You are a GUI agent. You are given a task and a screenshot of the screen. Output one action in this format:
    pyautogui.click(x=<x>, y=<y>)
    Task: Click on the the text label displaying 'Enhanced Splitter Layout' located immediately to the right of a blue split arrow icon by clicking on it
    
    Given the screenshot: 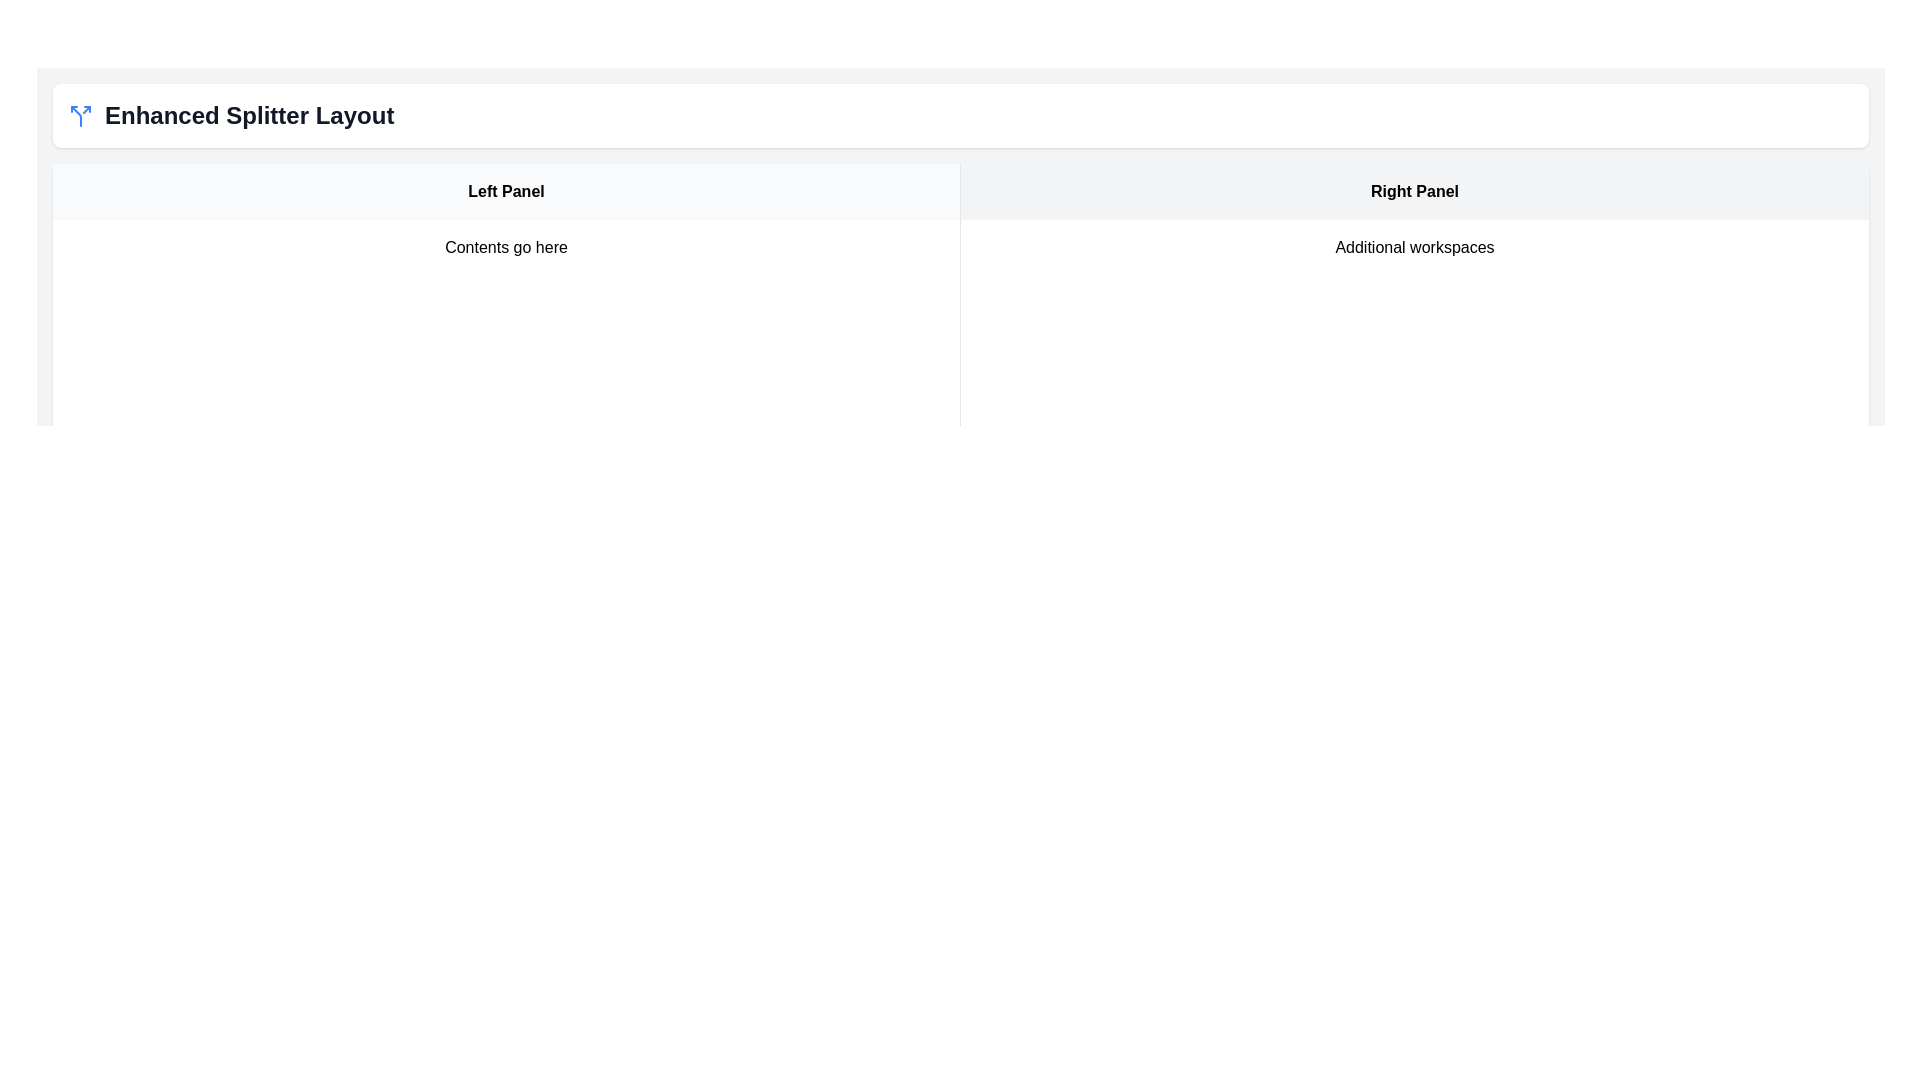 What is the action you would take?
    pyautogui.click(x=248, y=115)
    